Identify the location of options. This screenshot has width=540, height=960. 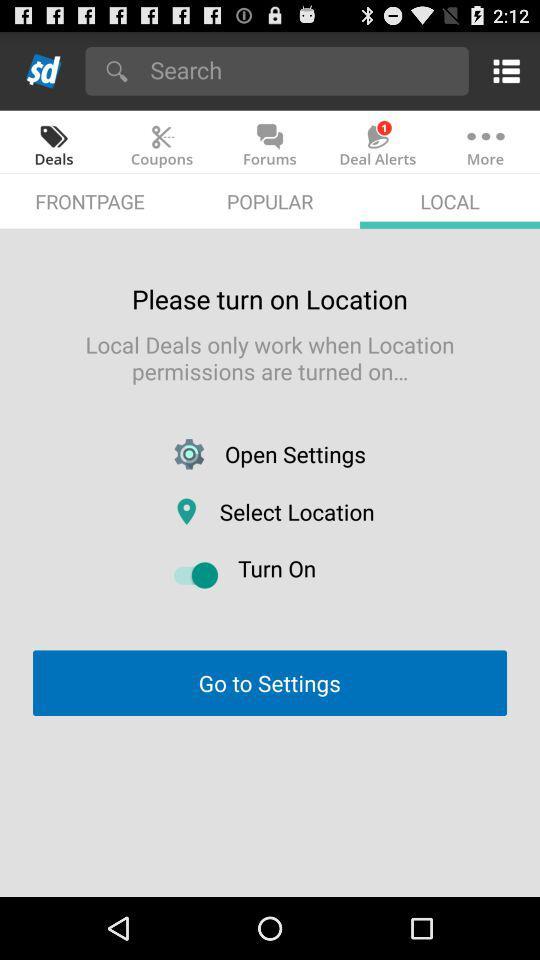
(502, 70).